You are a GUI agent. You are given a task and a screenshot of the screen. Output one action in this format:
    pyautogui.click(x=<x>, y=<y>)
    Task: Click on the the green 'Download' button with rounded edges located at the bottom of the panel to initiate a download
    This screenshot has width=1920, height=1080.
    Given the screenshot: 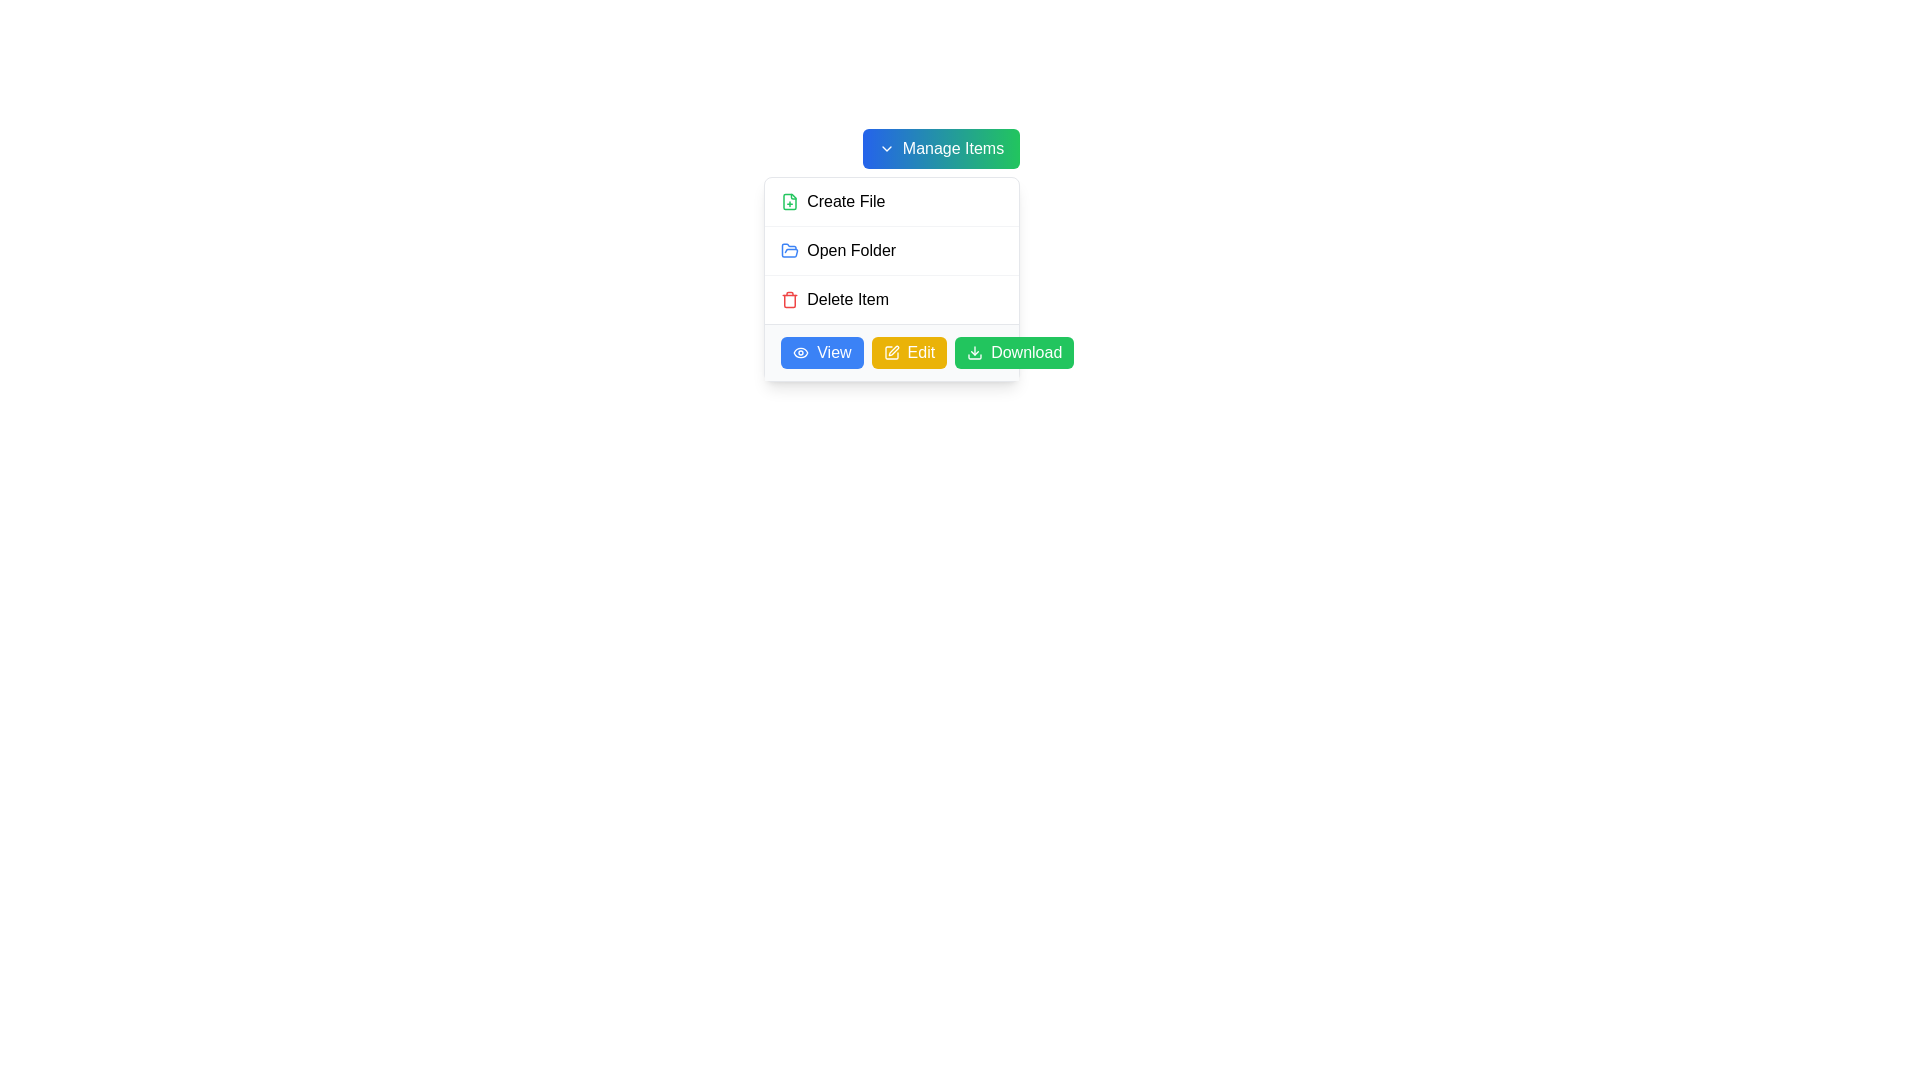 What is the action you would take?
    pyautogui.click(x=1014, y=352)
    